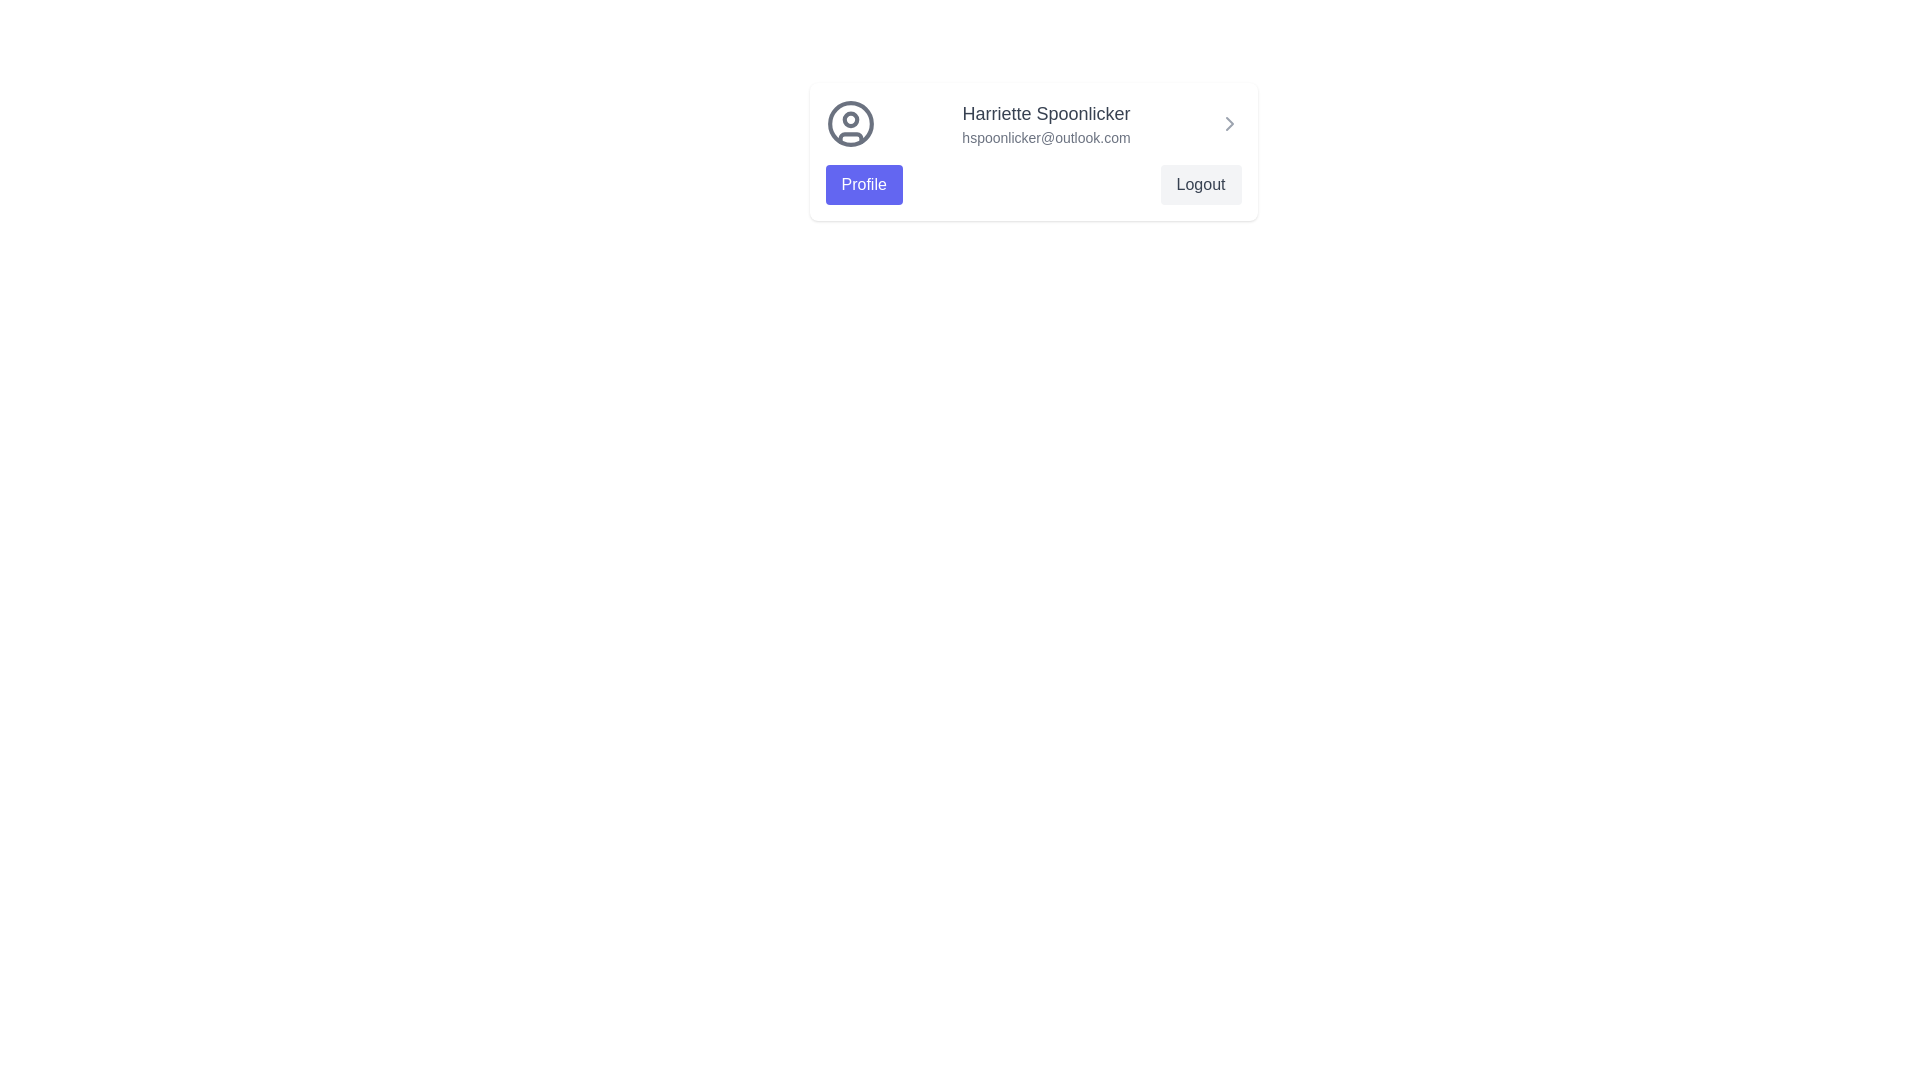  I want to click on the user profile icon, a circular gray outlined element representing a user's avatar, located in the top-left corner adjacent to the user's name and email, so click(850, 123).